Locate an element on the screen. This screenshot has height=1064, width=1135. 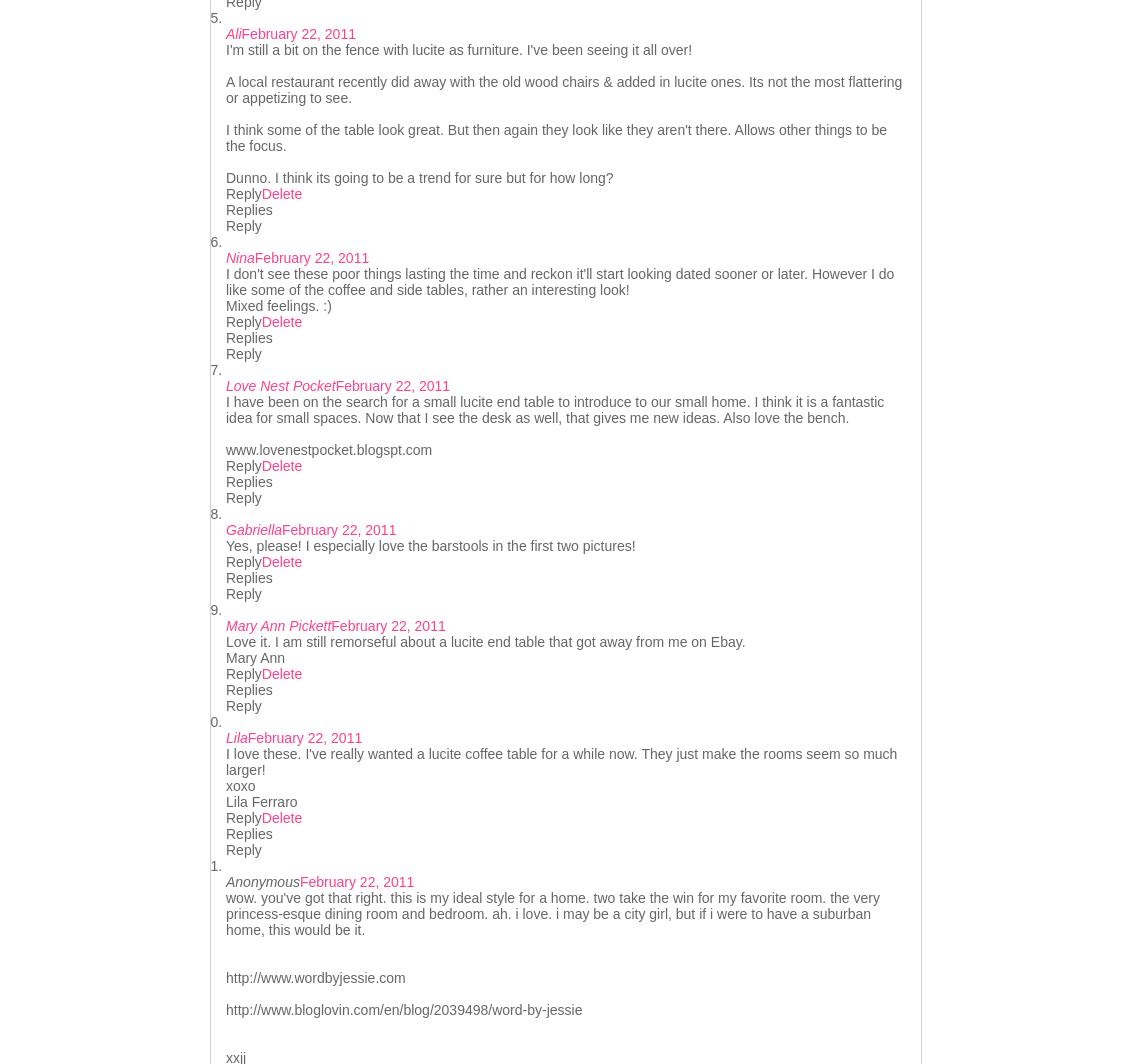
'xoxo' is located at coordinates (239, 785).